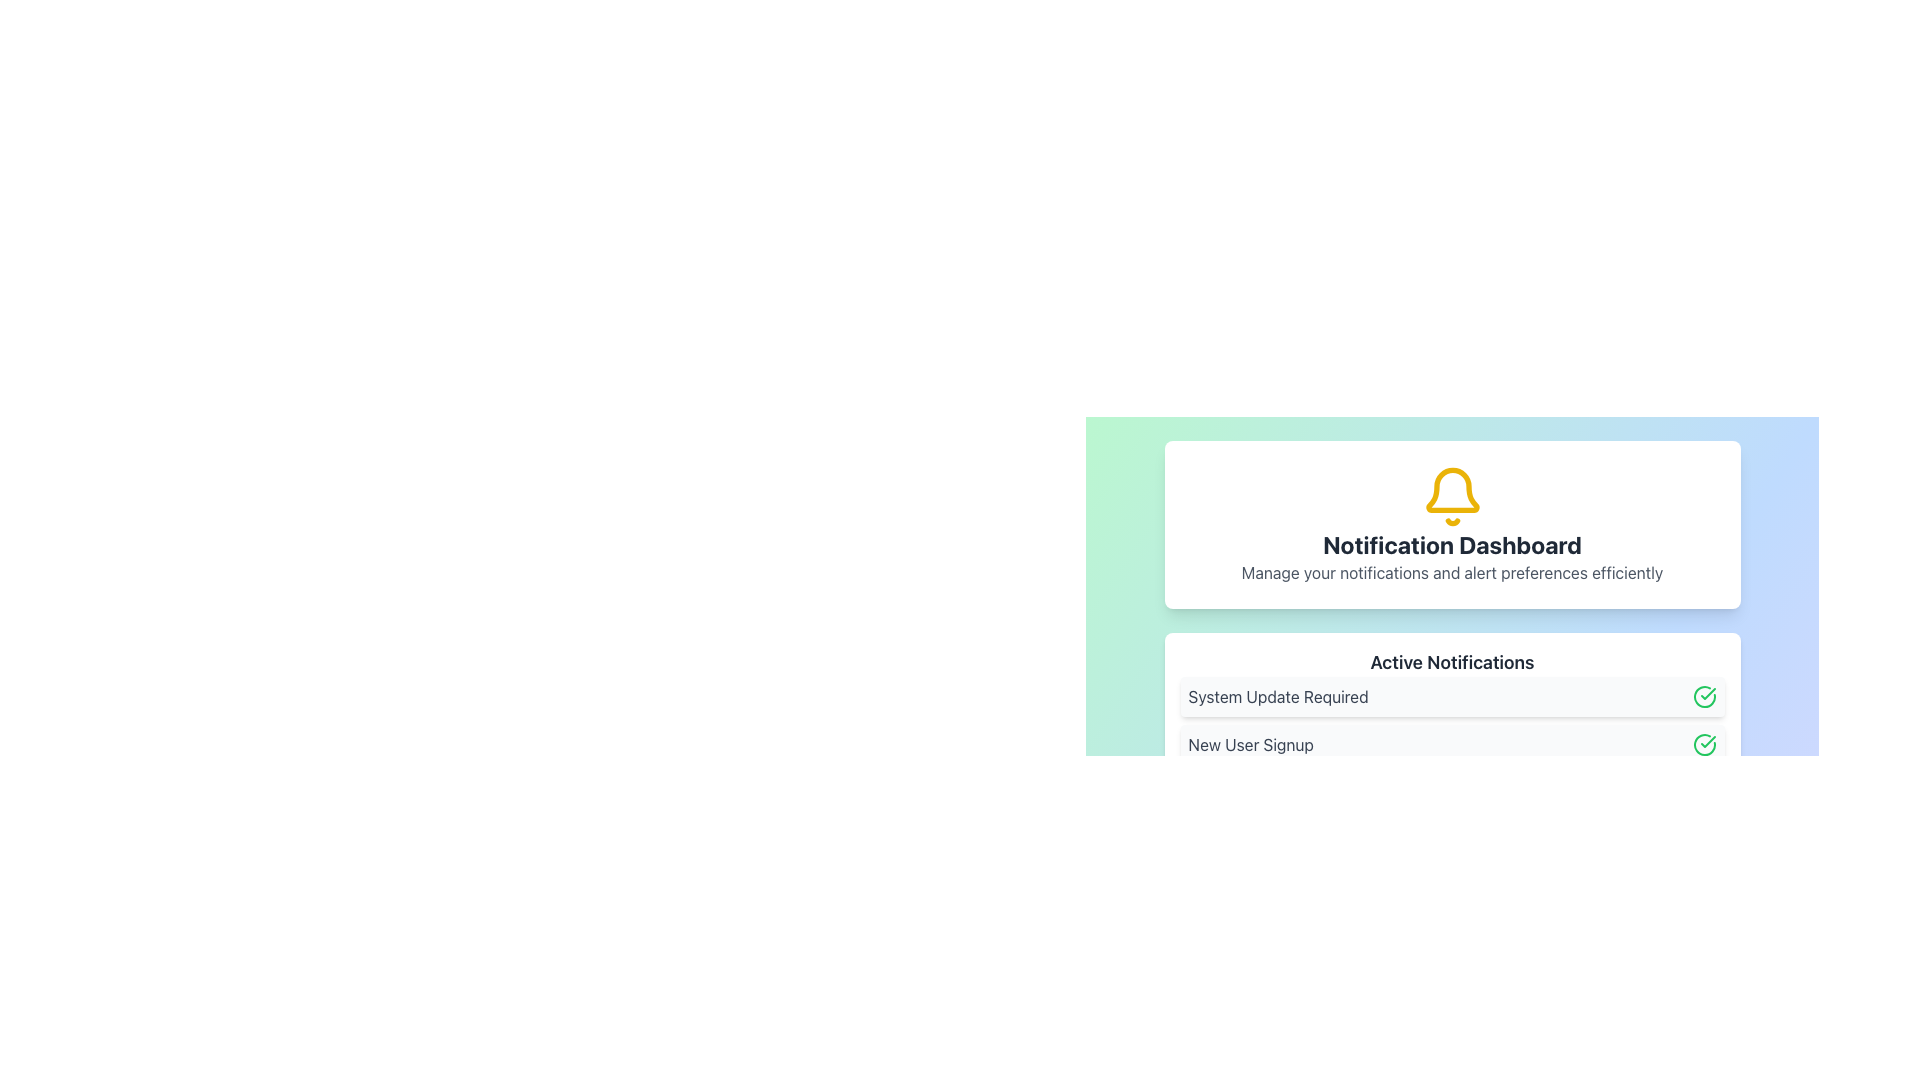  I want to click on the Icon Indicator located on the right side of the 'New User Signup' notification in the 'Active Notifications' section, so click(1707, 693).